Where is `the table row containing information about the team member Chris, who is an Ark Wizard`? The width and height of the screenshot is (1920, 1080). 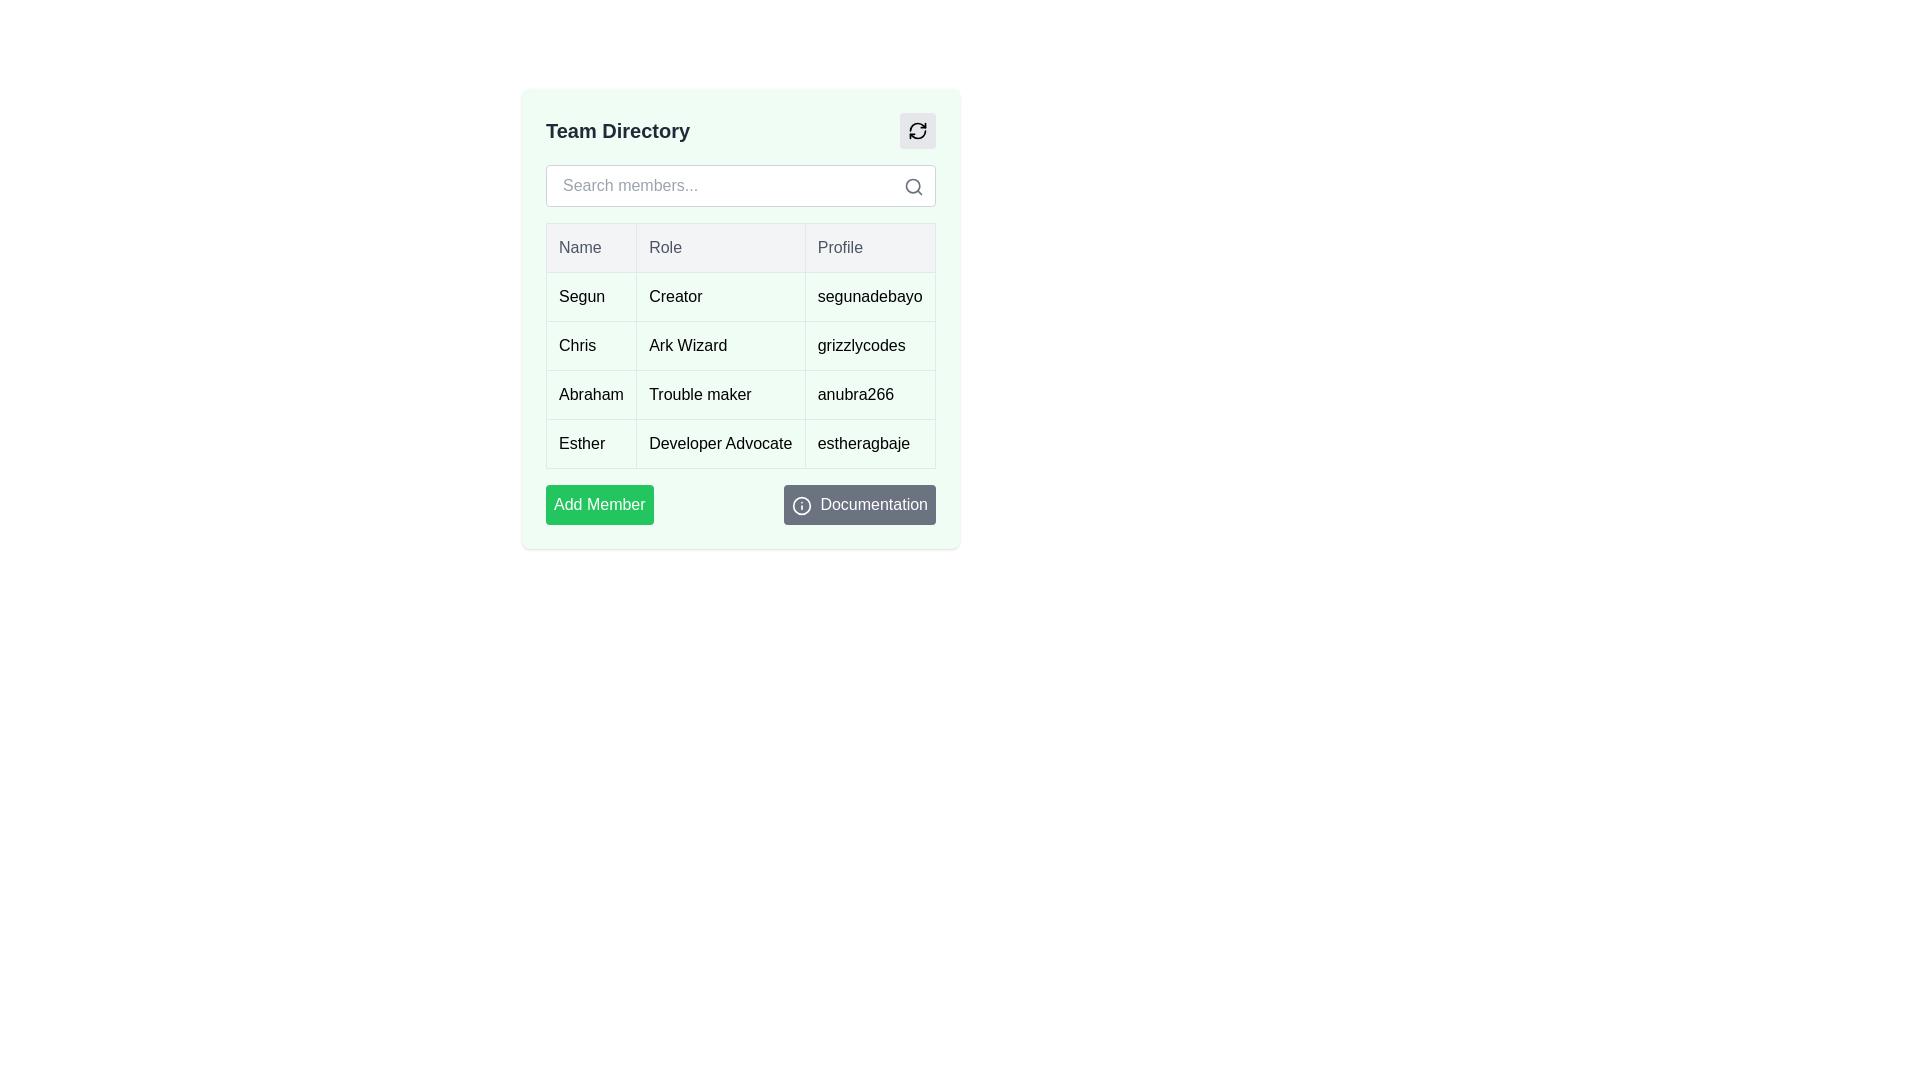
the table row containing information about the team member Chris, who is an Ark Wizard is located at coordinates (739, 345).